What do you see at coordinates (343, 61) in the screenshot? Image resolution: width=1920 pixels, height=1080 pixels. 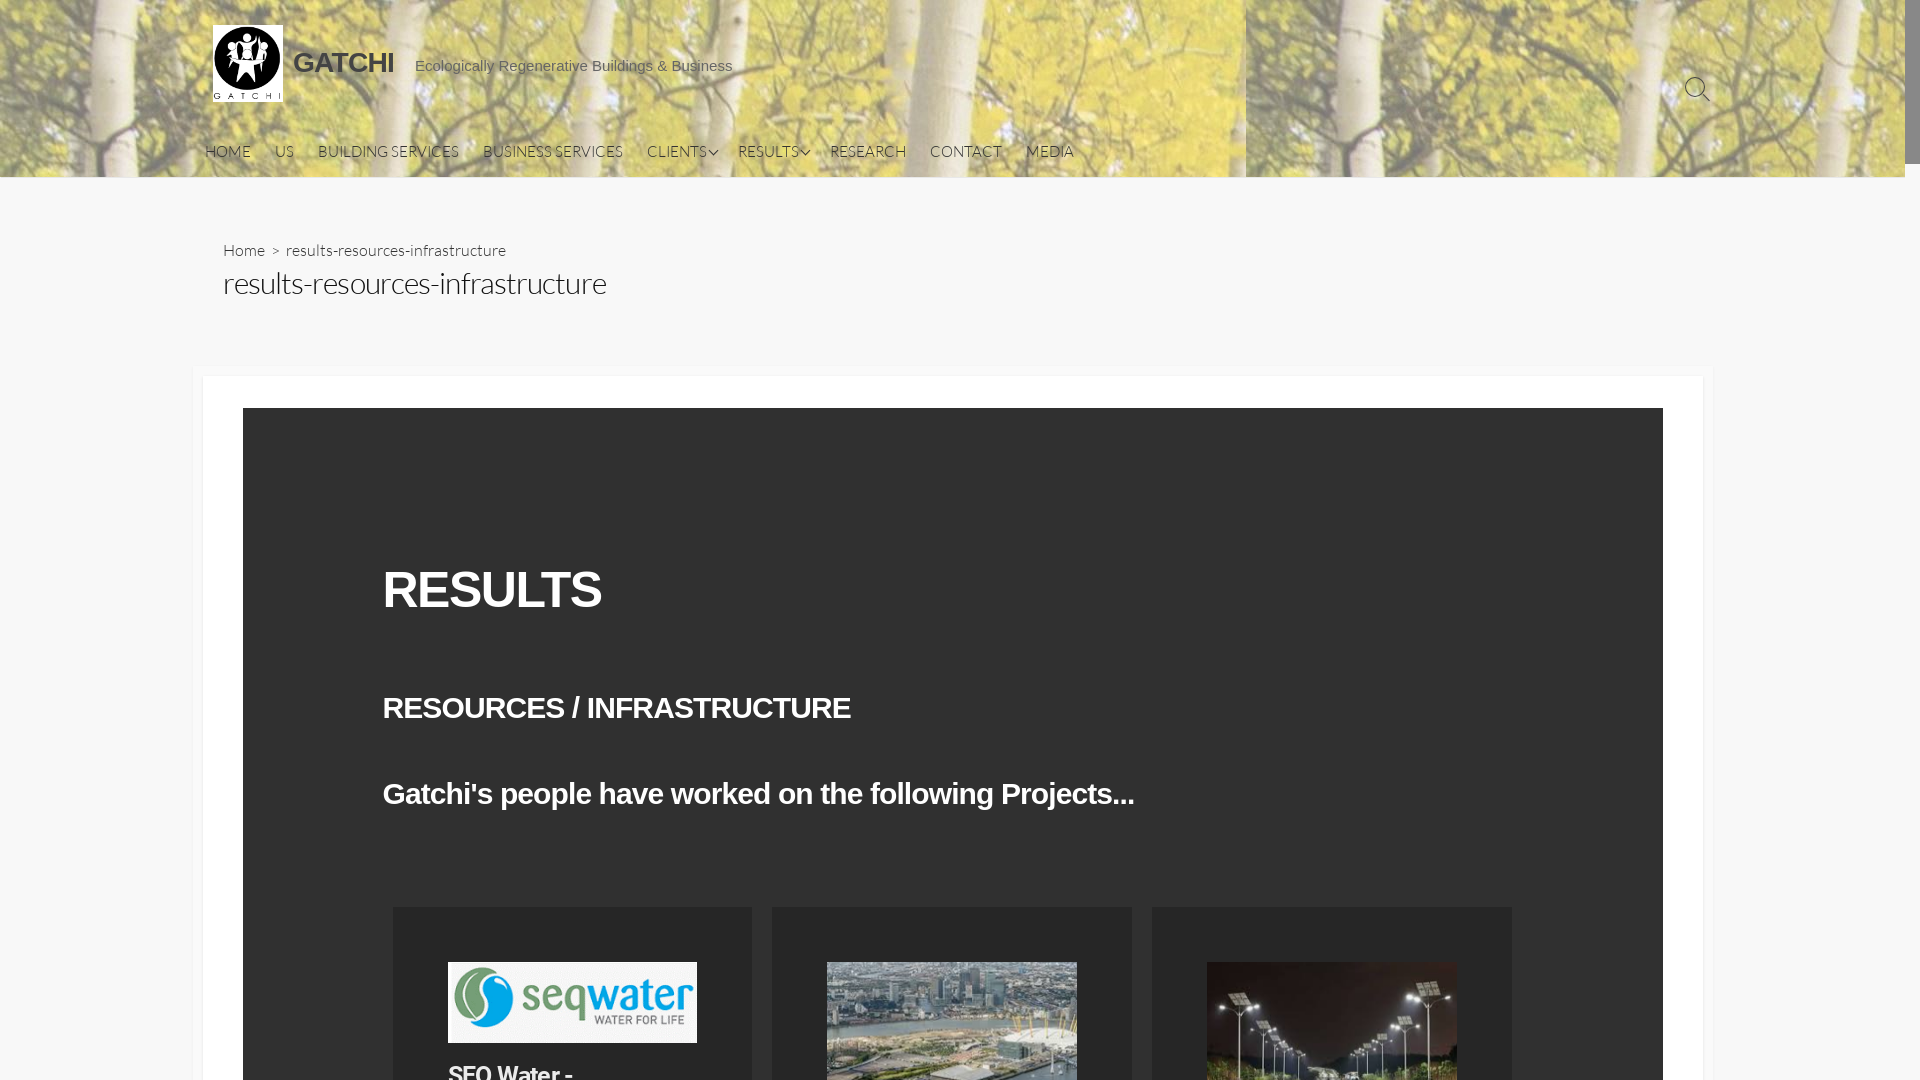 I see `'GATCHI'` at bounding box center [343, 61].